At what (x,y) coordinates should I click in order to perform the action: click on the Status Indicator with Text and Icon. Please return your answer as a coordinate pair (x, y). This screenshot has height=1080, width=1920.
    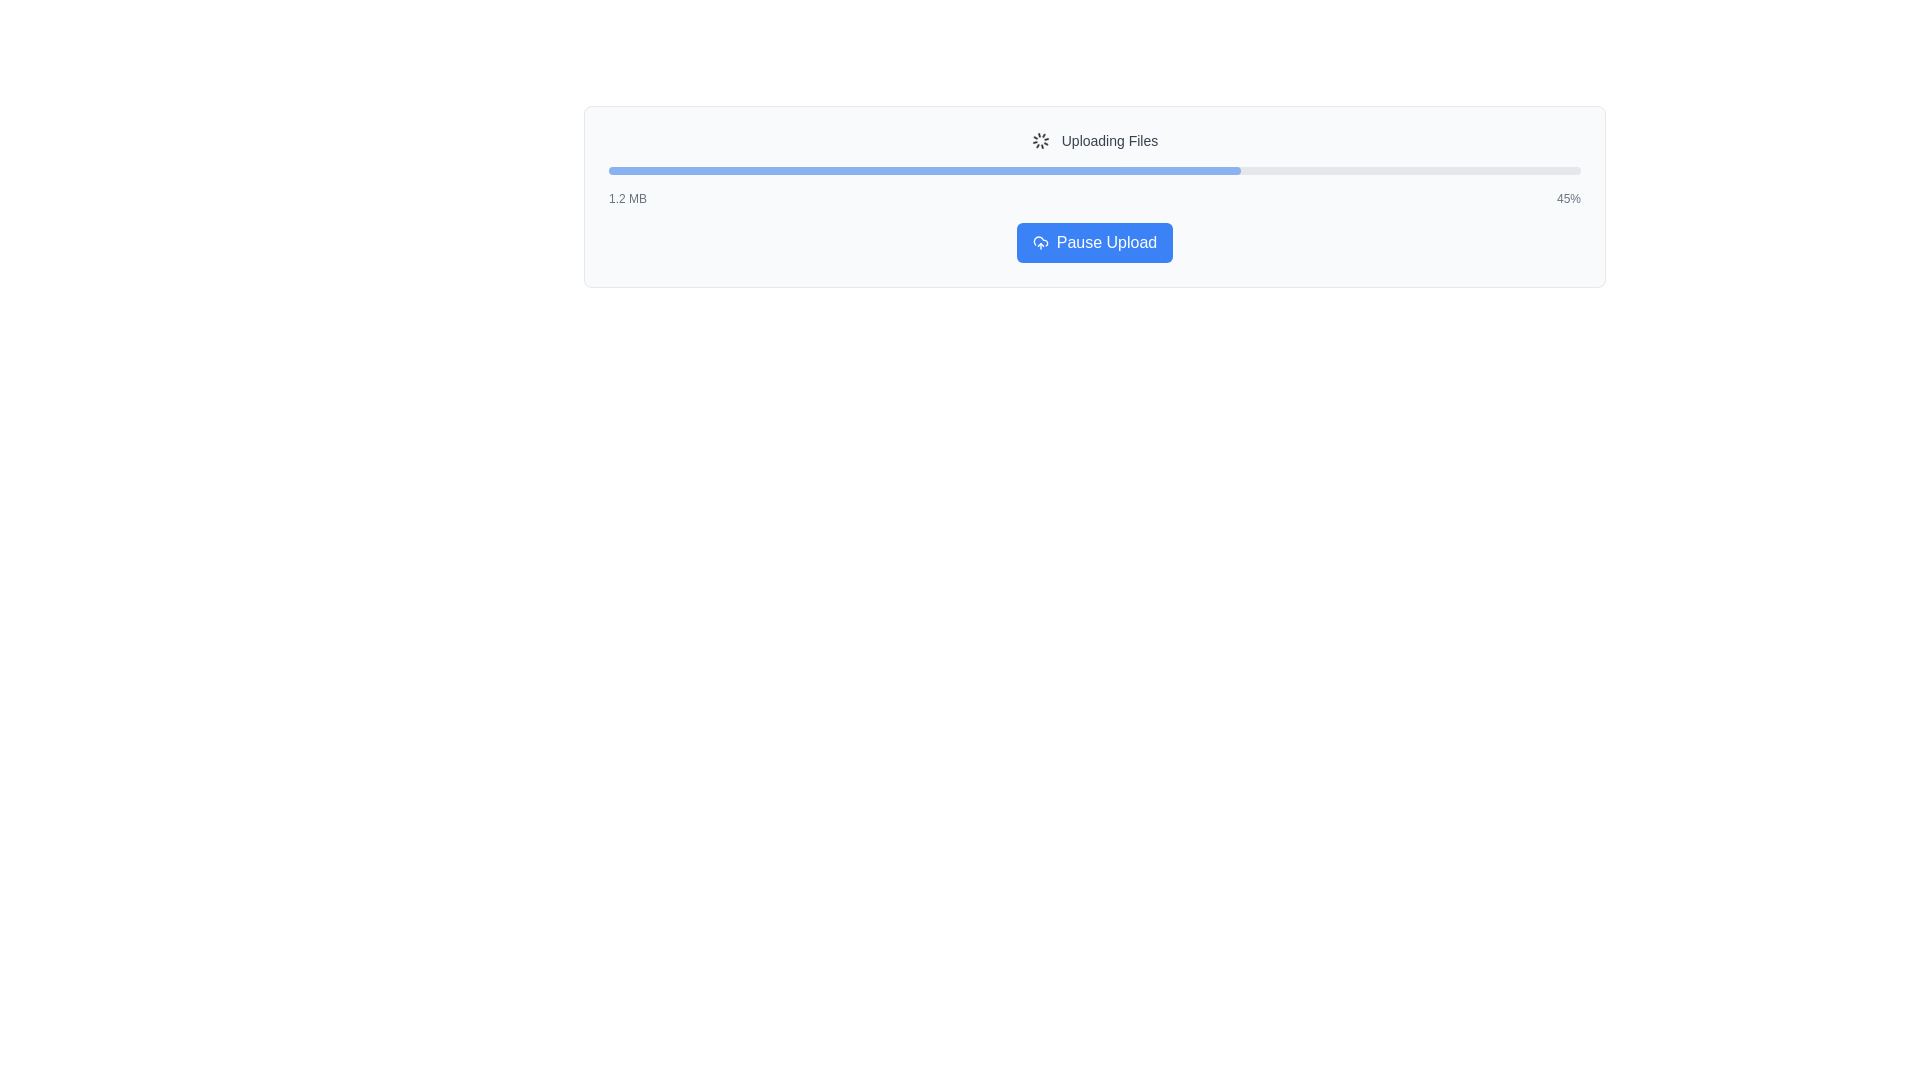
    Looking at the image, I should click on (1093, 140).